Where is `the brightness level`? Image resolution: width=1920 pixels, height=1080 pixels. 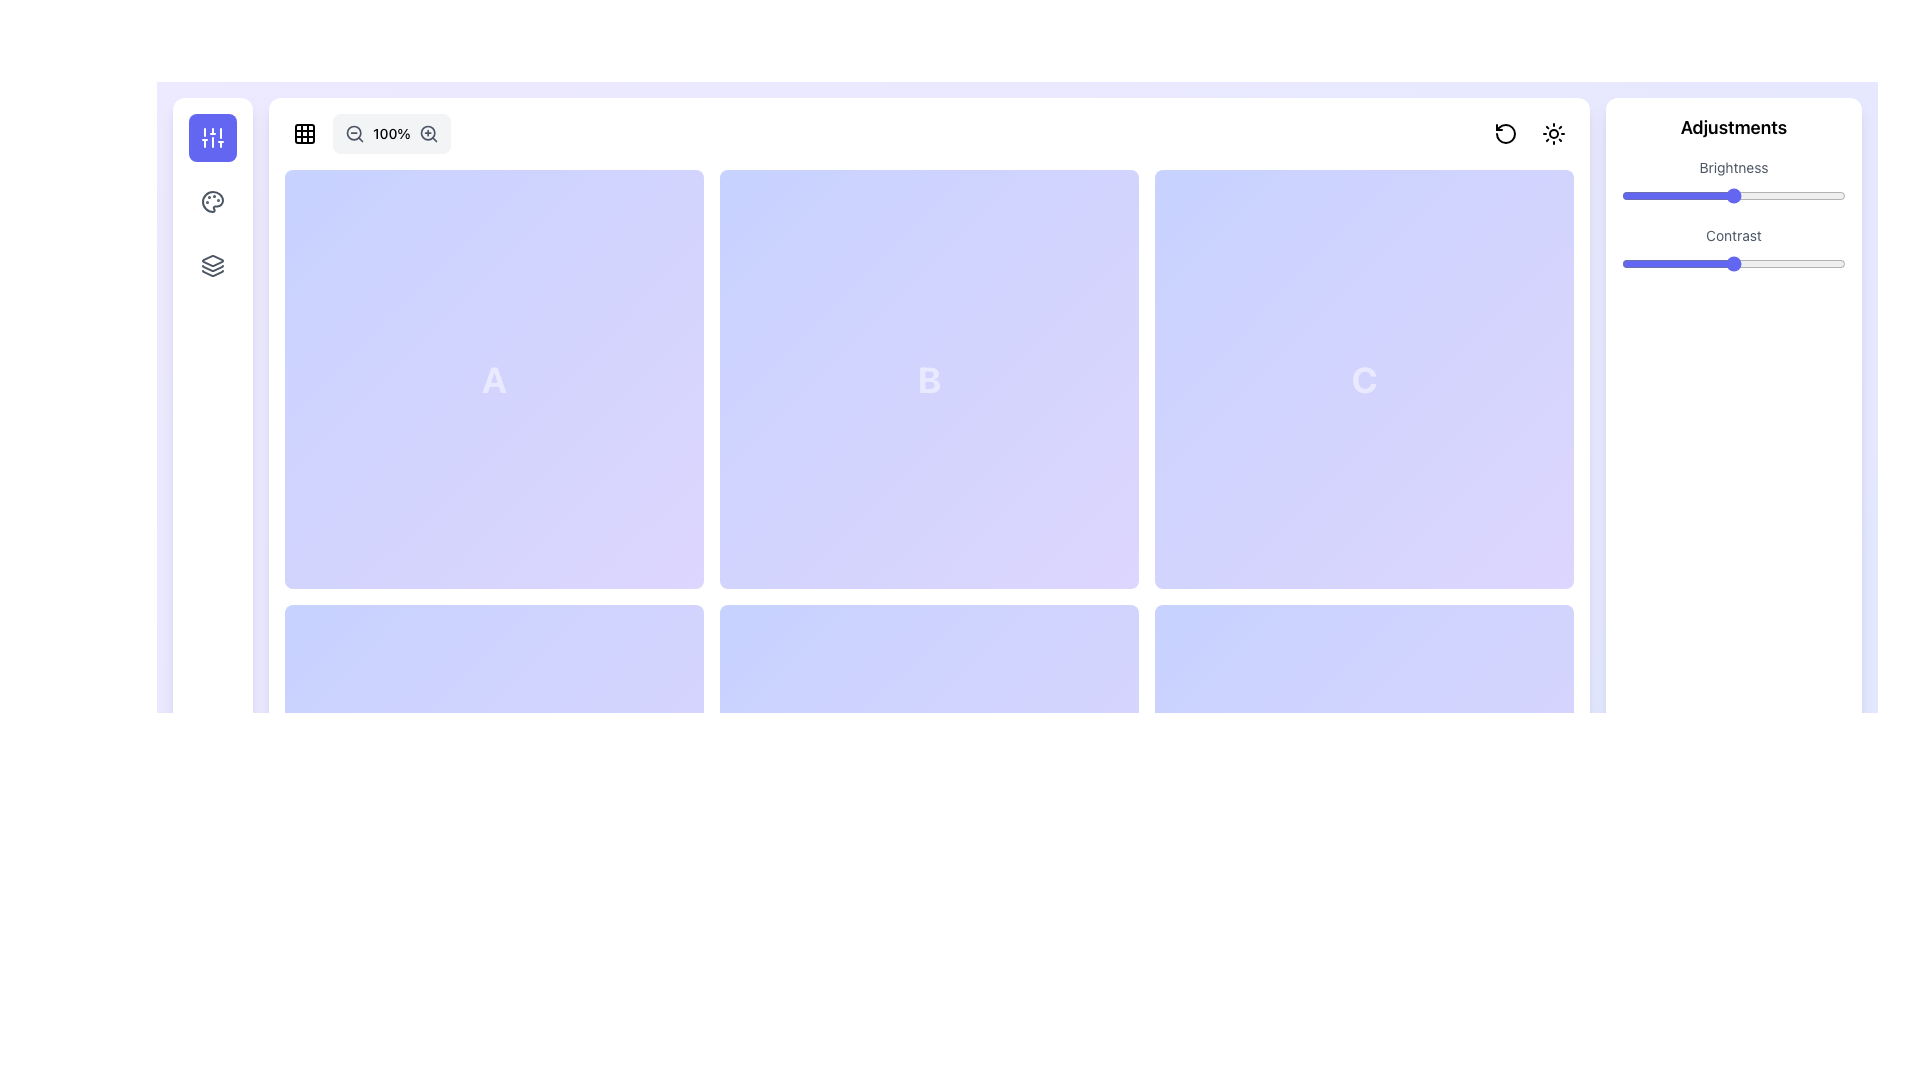 the brightness level is located at coordinates (1728, 196).